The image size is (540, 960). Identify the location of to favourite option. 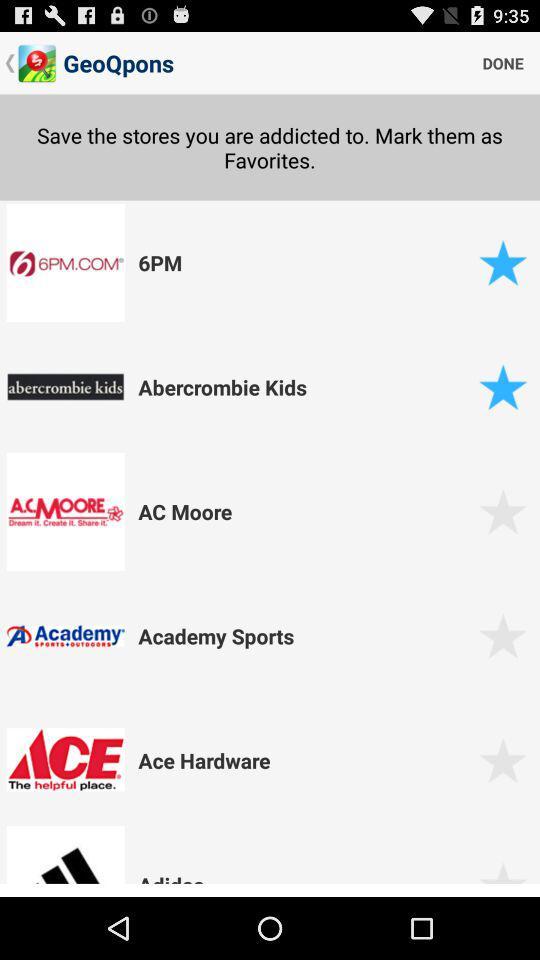
(502, 878).